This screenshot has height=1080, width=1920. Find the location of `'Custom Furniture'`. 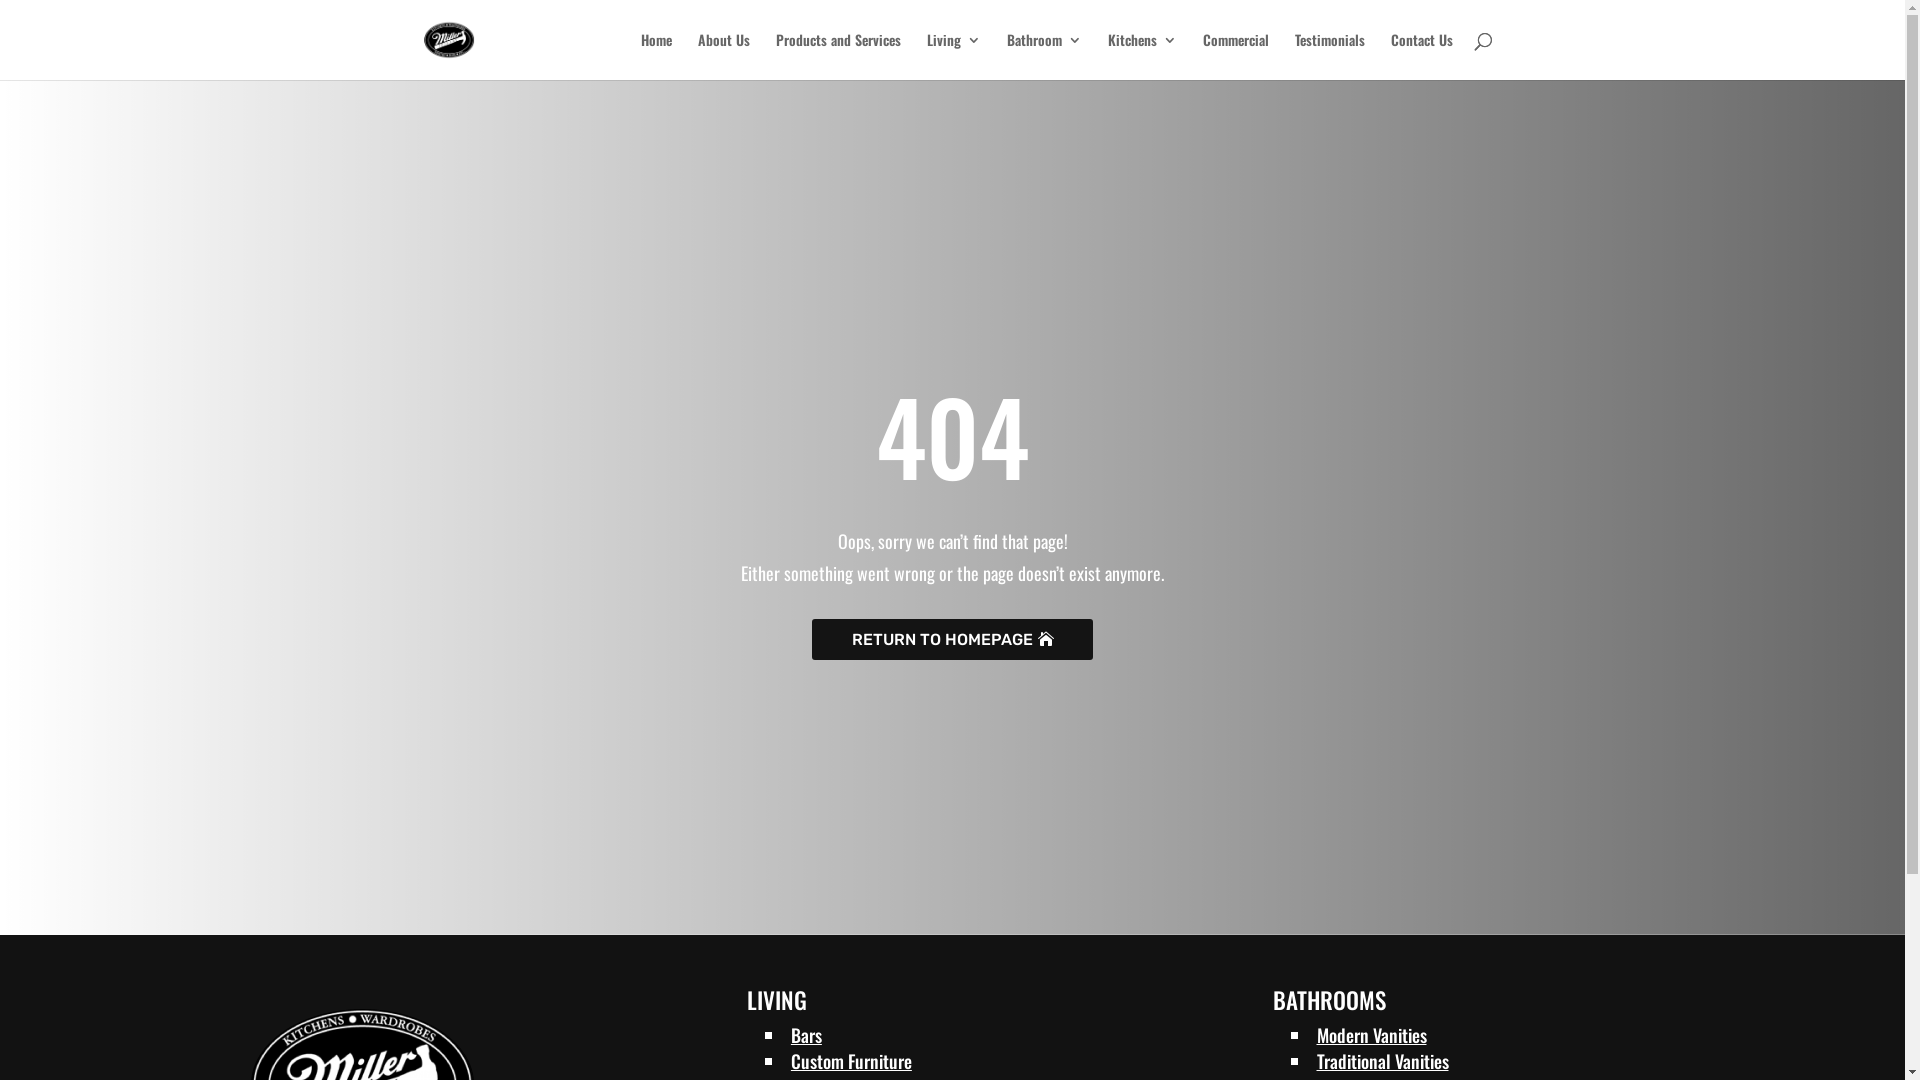

'Custom Furniture' is located at coordinates (851, 1059).